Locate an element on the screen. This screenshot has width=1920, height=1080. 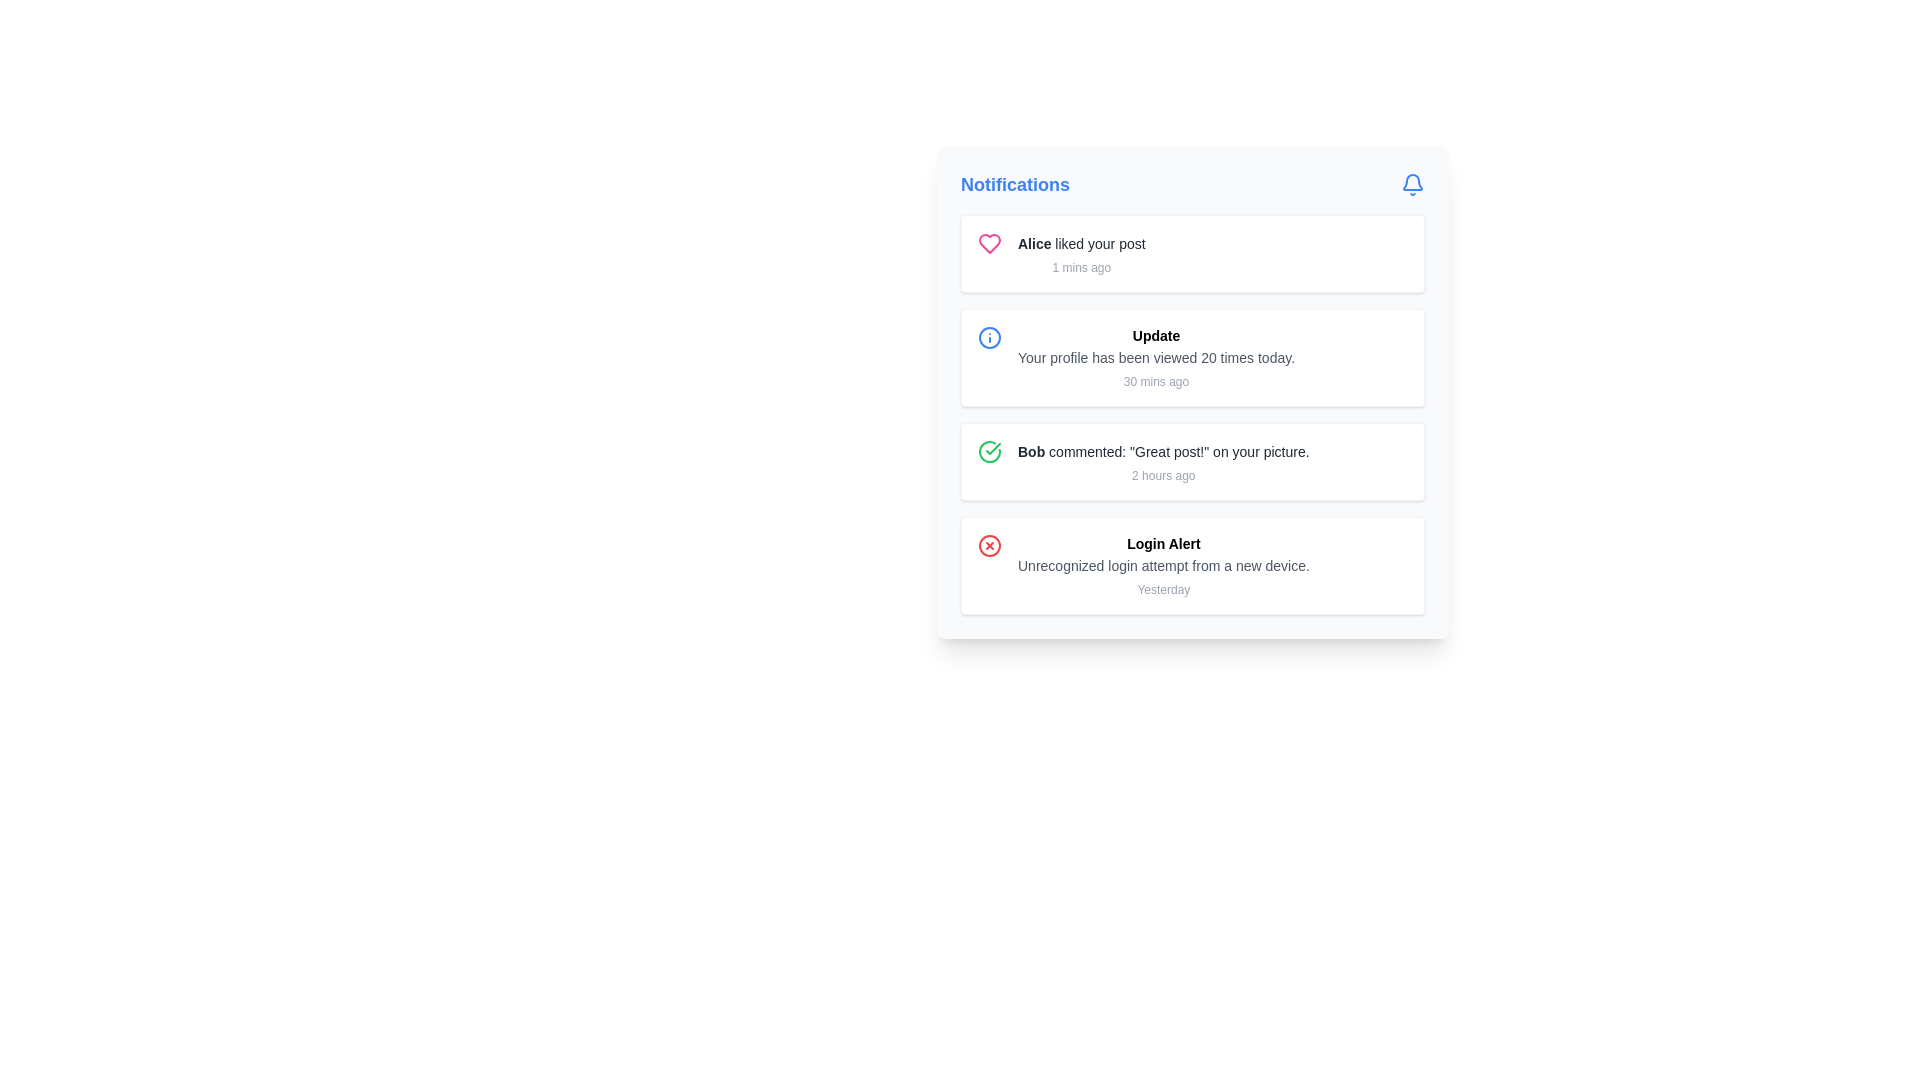
text label that indicates 'Alice liked your post' located in the first notification card under 'Notifications' is located at coordinates (1080, 242).